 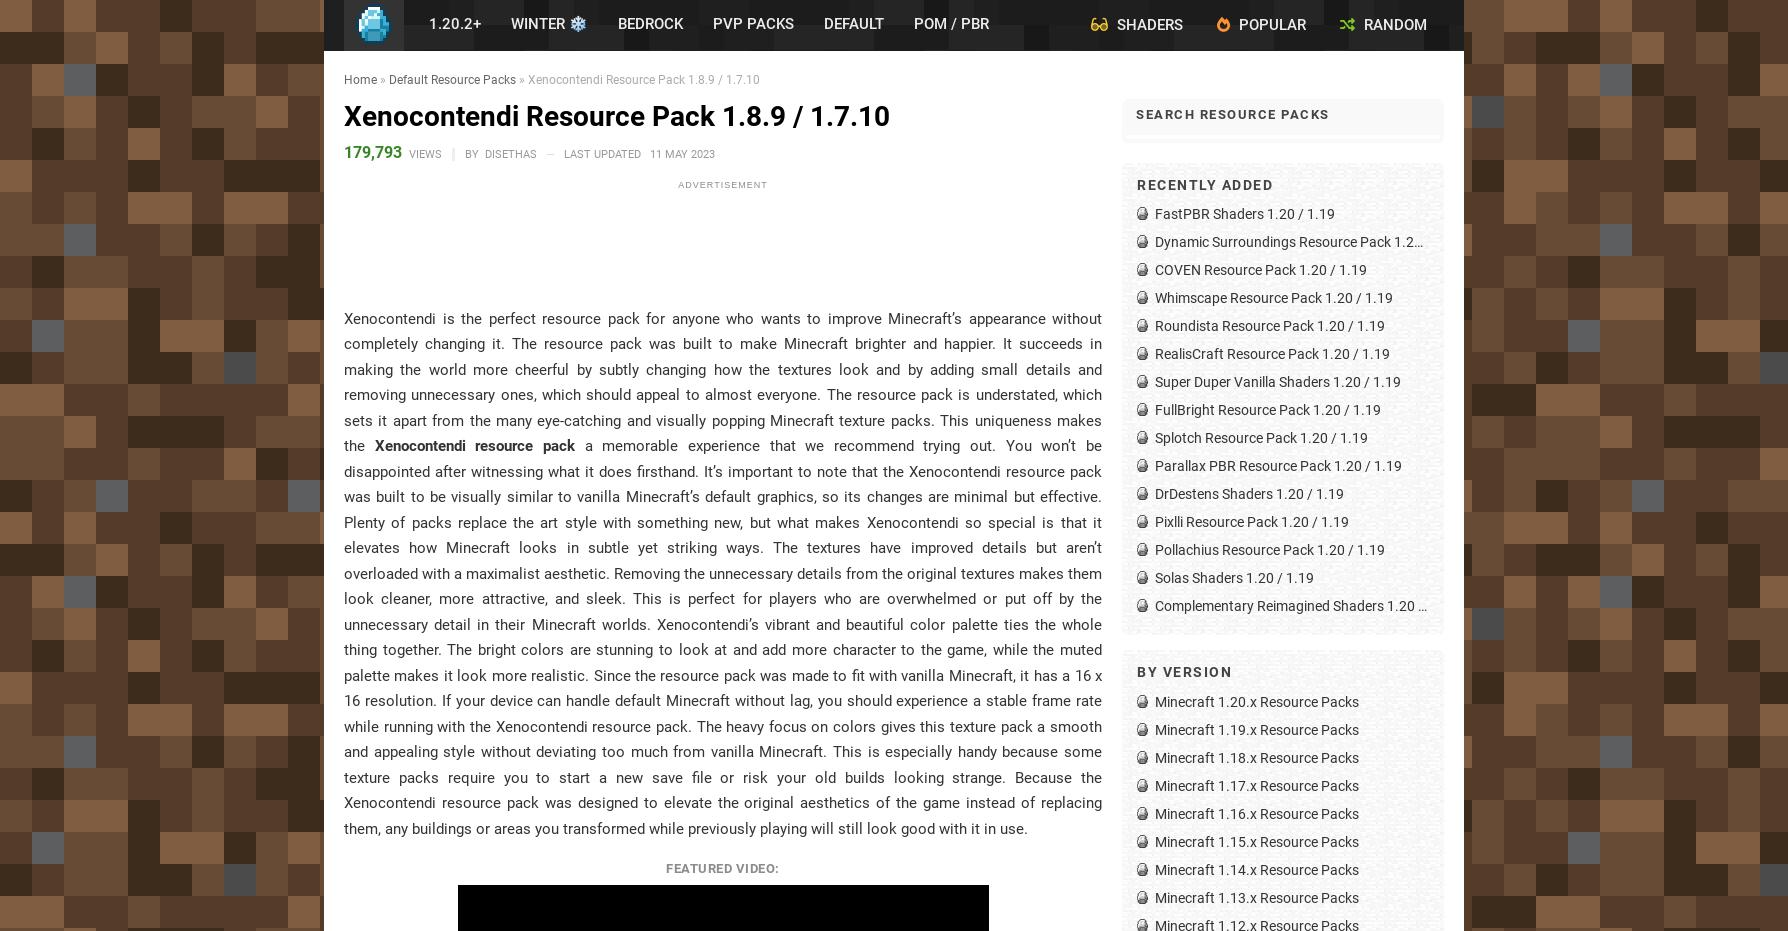 I want to click on 'Pixlli Resource Pack 1.20 / 1.19', so click(x=1250, y=522).